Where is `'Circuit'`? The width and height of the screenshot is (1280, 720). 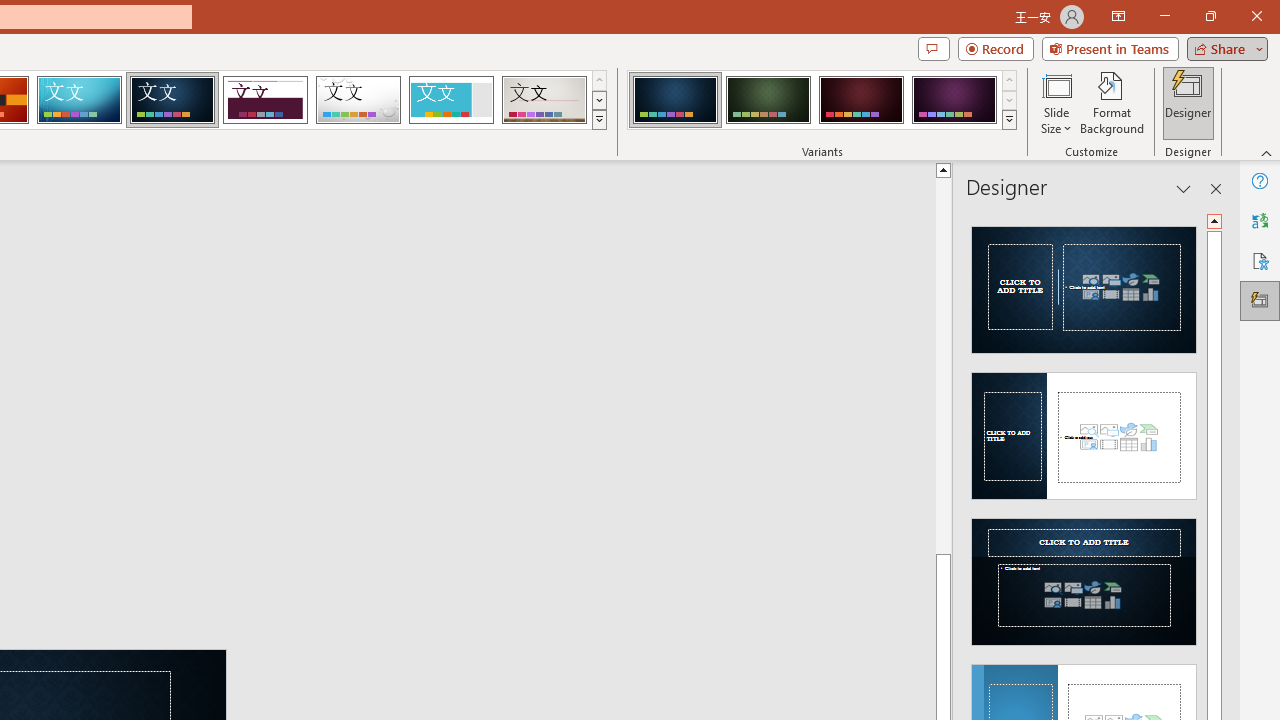 'Circuit' is located at coordinates (79, 100).